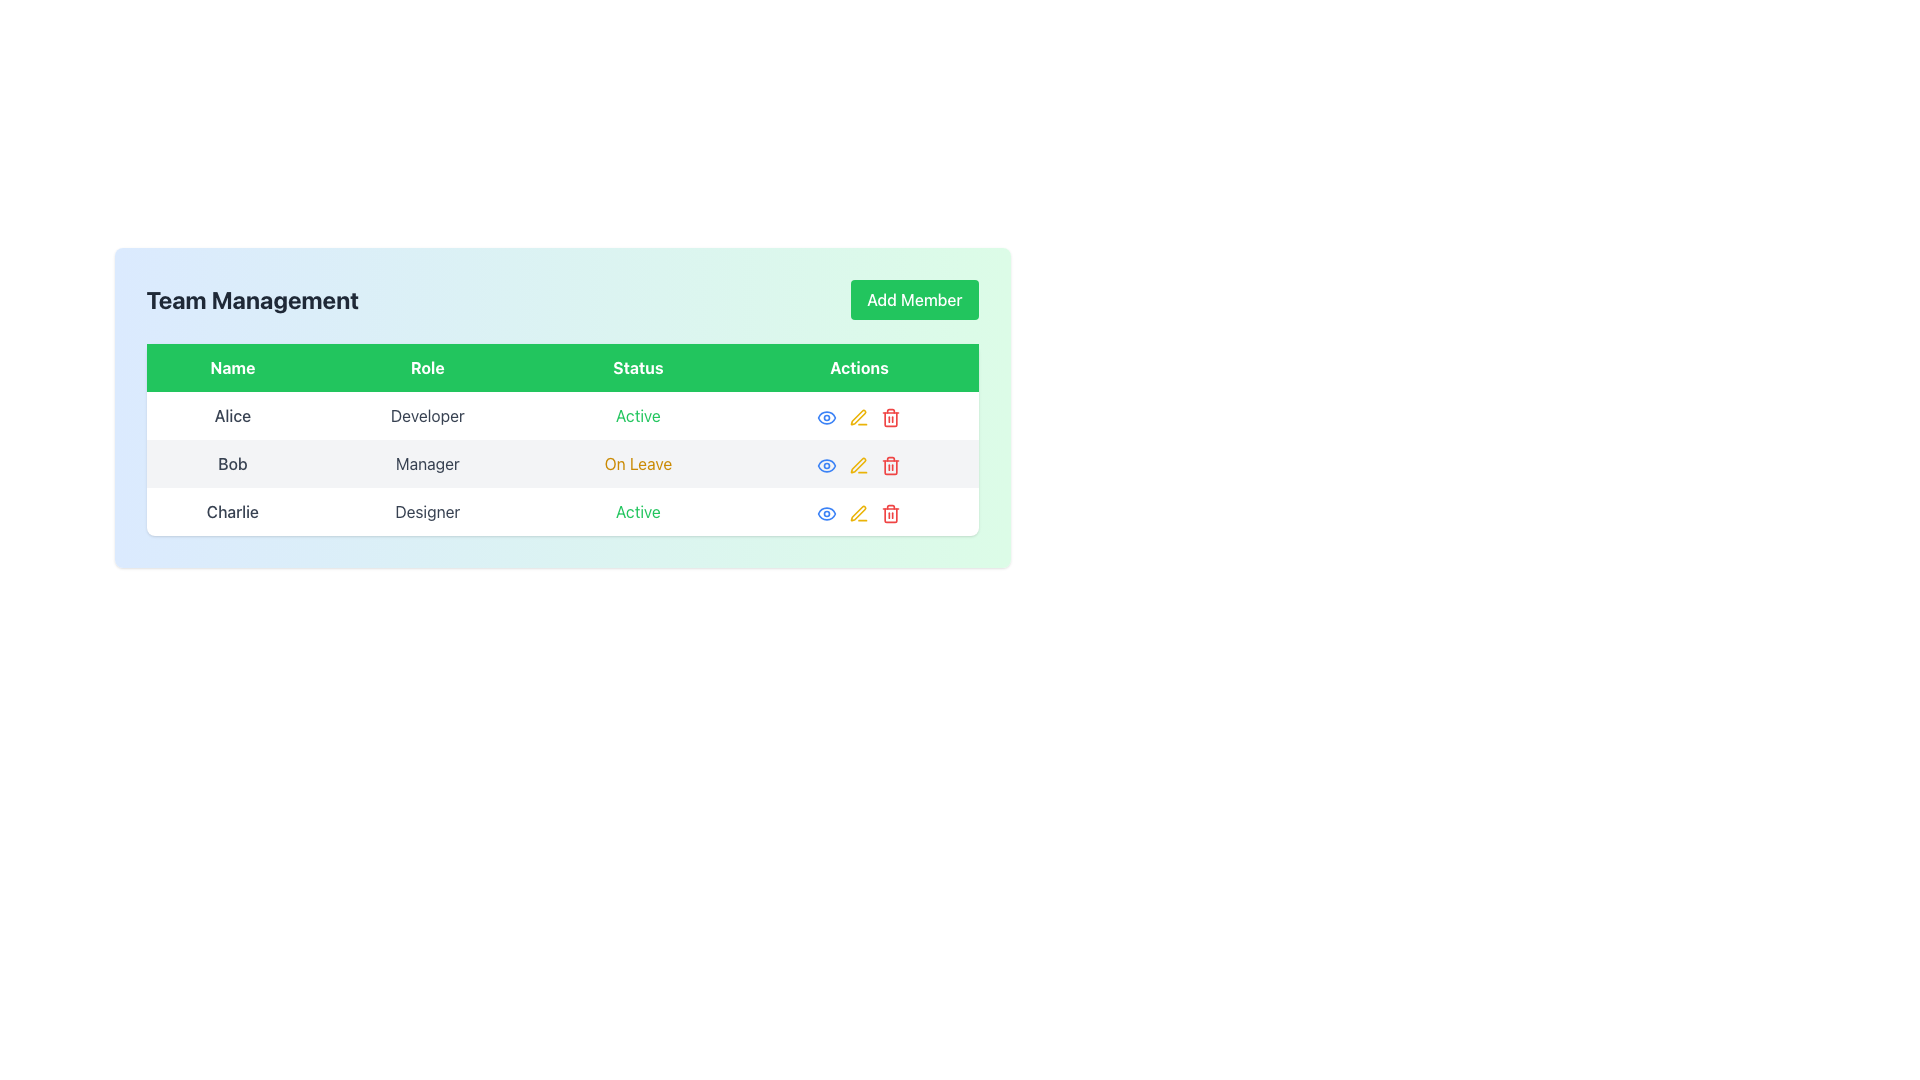 The image size is (1920, 1080). I want to click on the yellow pen icon in the 'Actions' column of the second row in the 'Team Management' table, so click(859, 463).